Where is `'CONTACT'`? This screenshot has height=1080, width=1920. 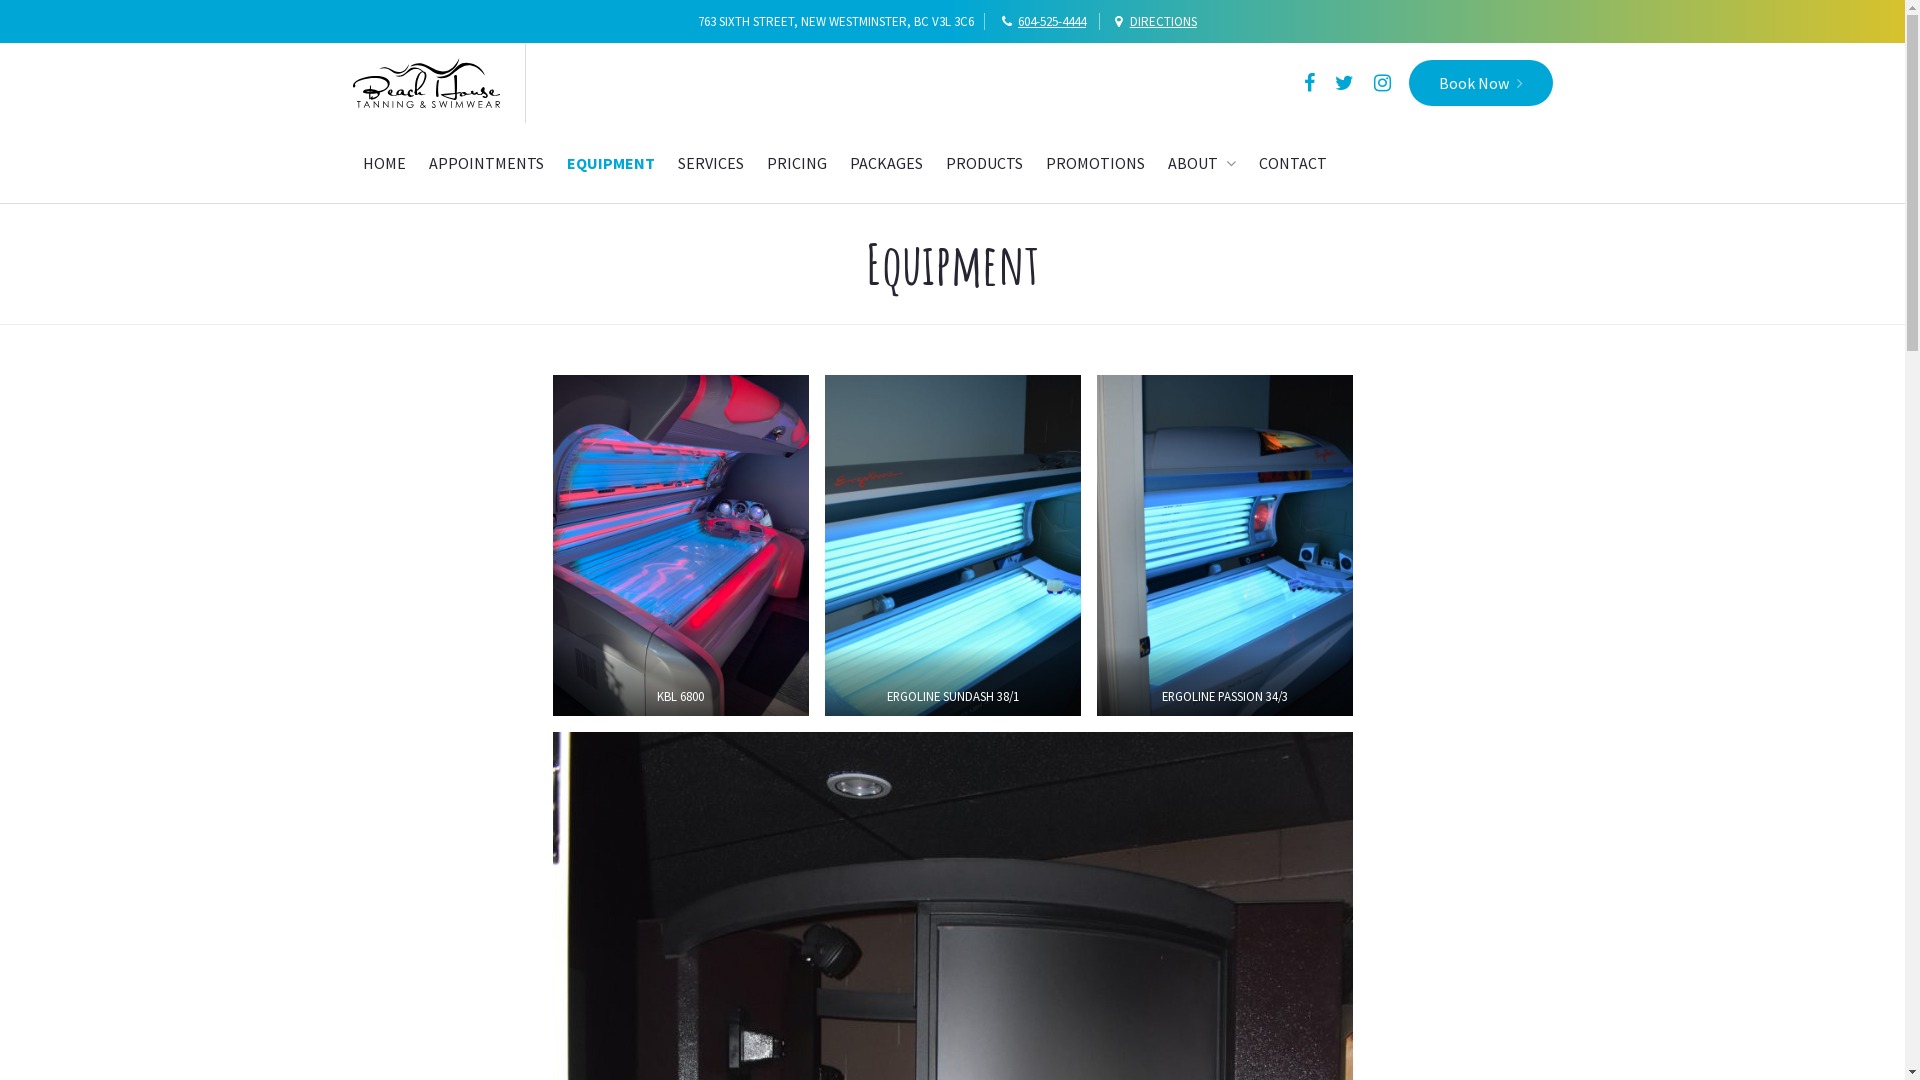
'CONTACT' is located at coordinates (1291, 161).